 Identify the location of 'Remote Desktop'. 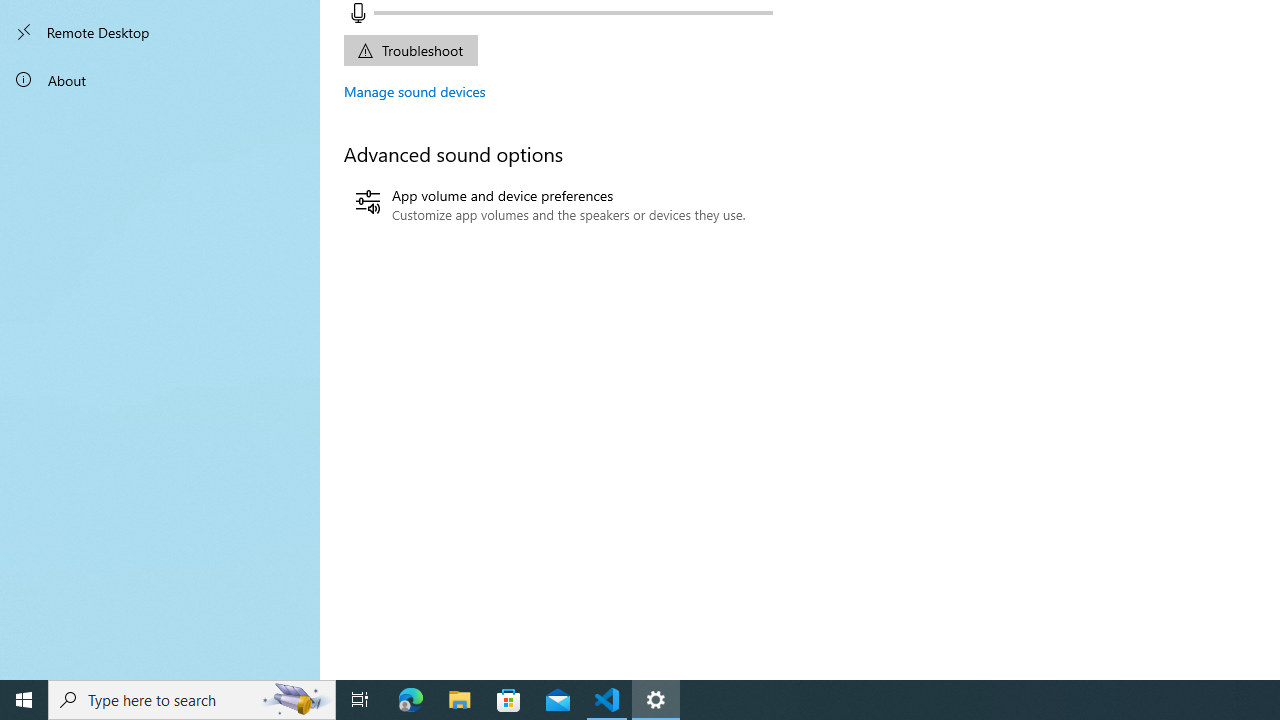
(160, 32).